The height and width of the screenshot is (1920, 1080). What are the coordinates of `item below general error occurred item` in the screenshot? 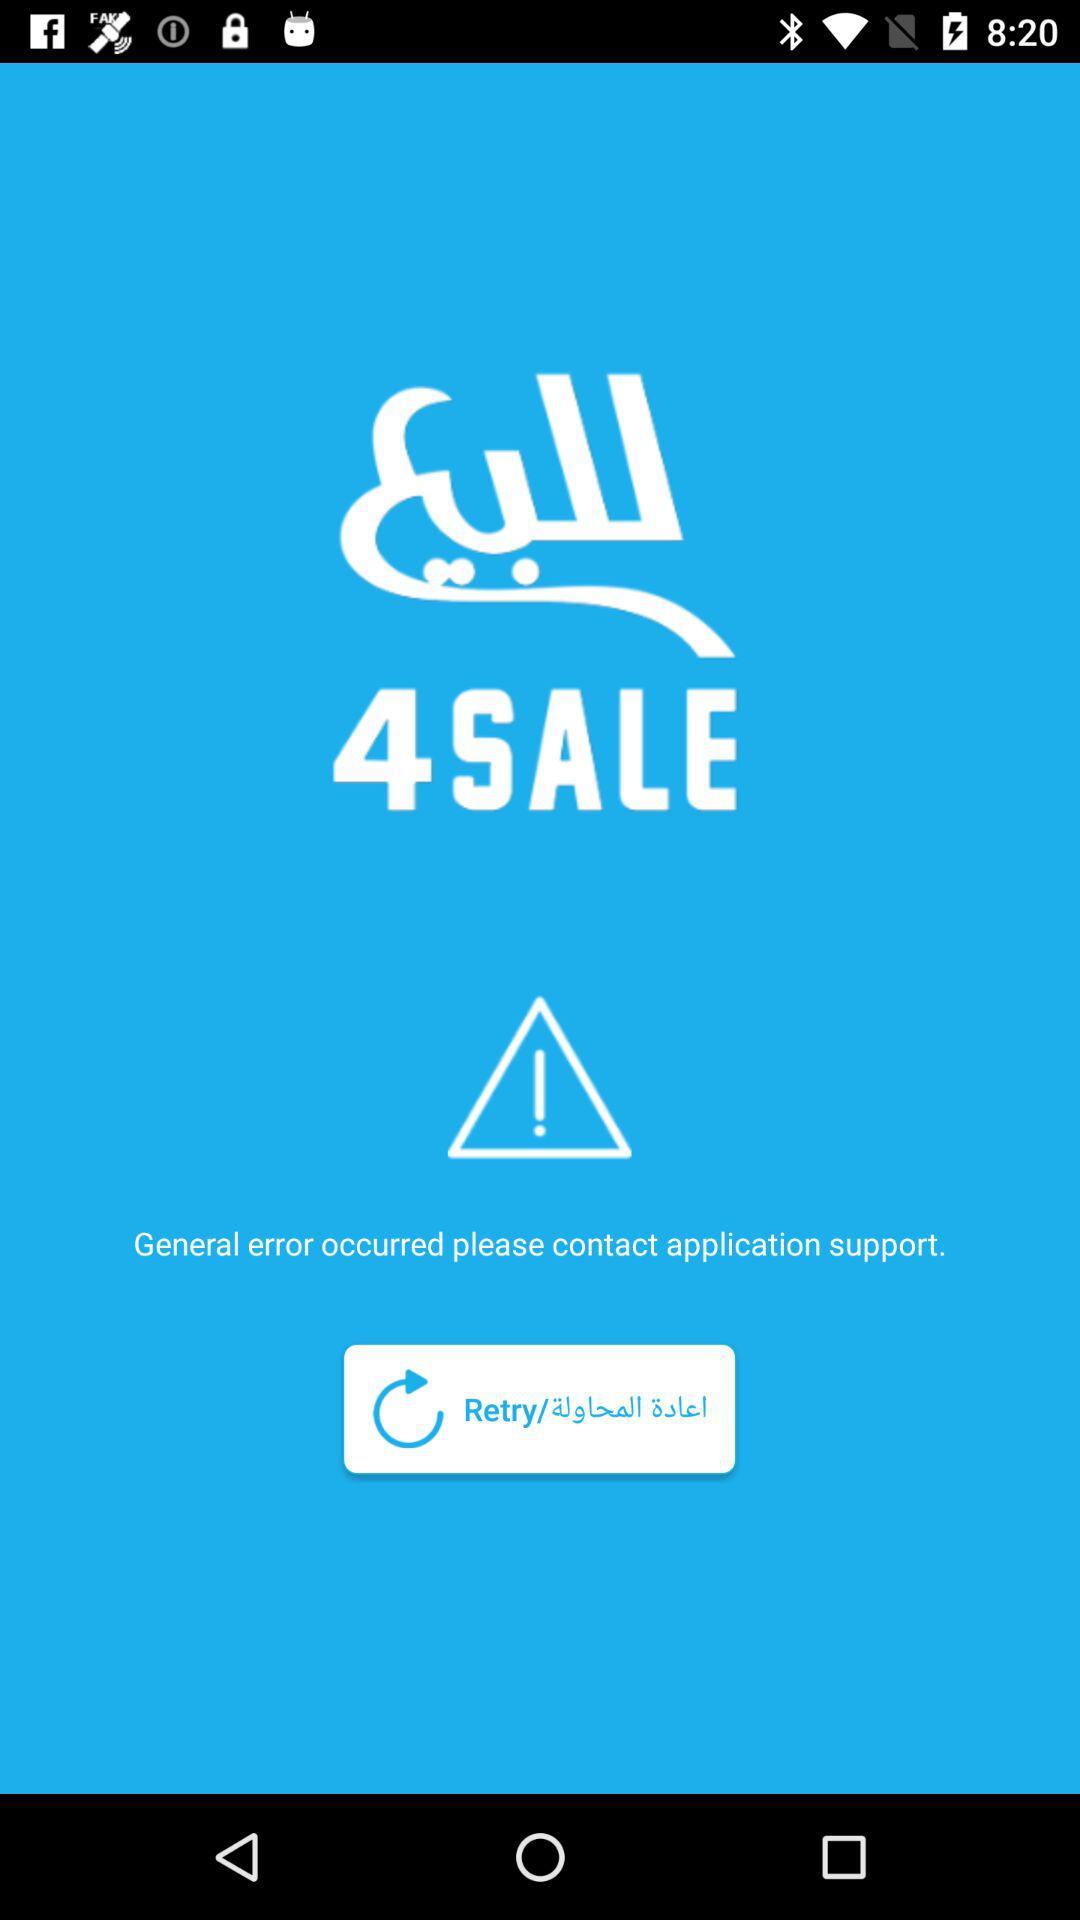 It's located at (538, 1407).